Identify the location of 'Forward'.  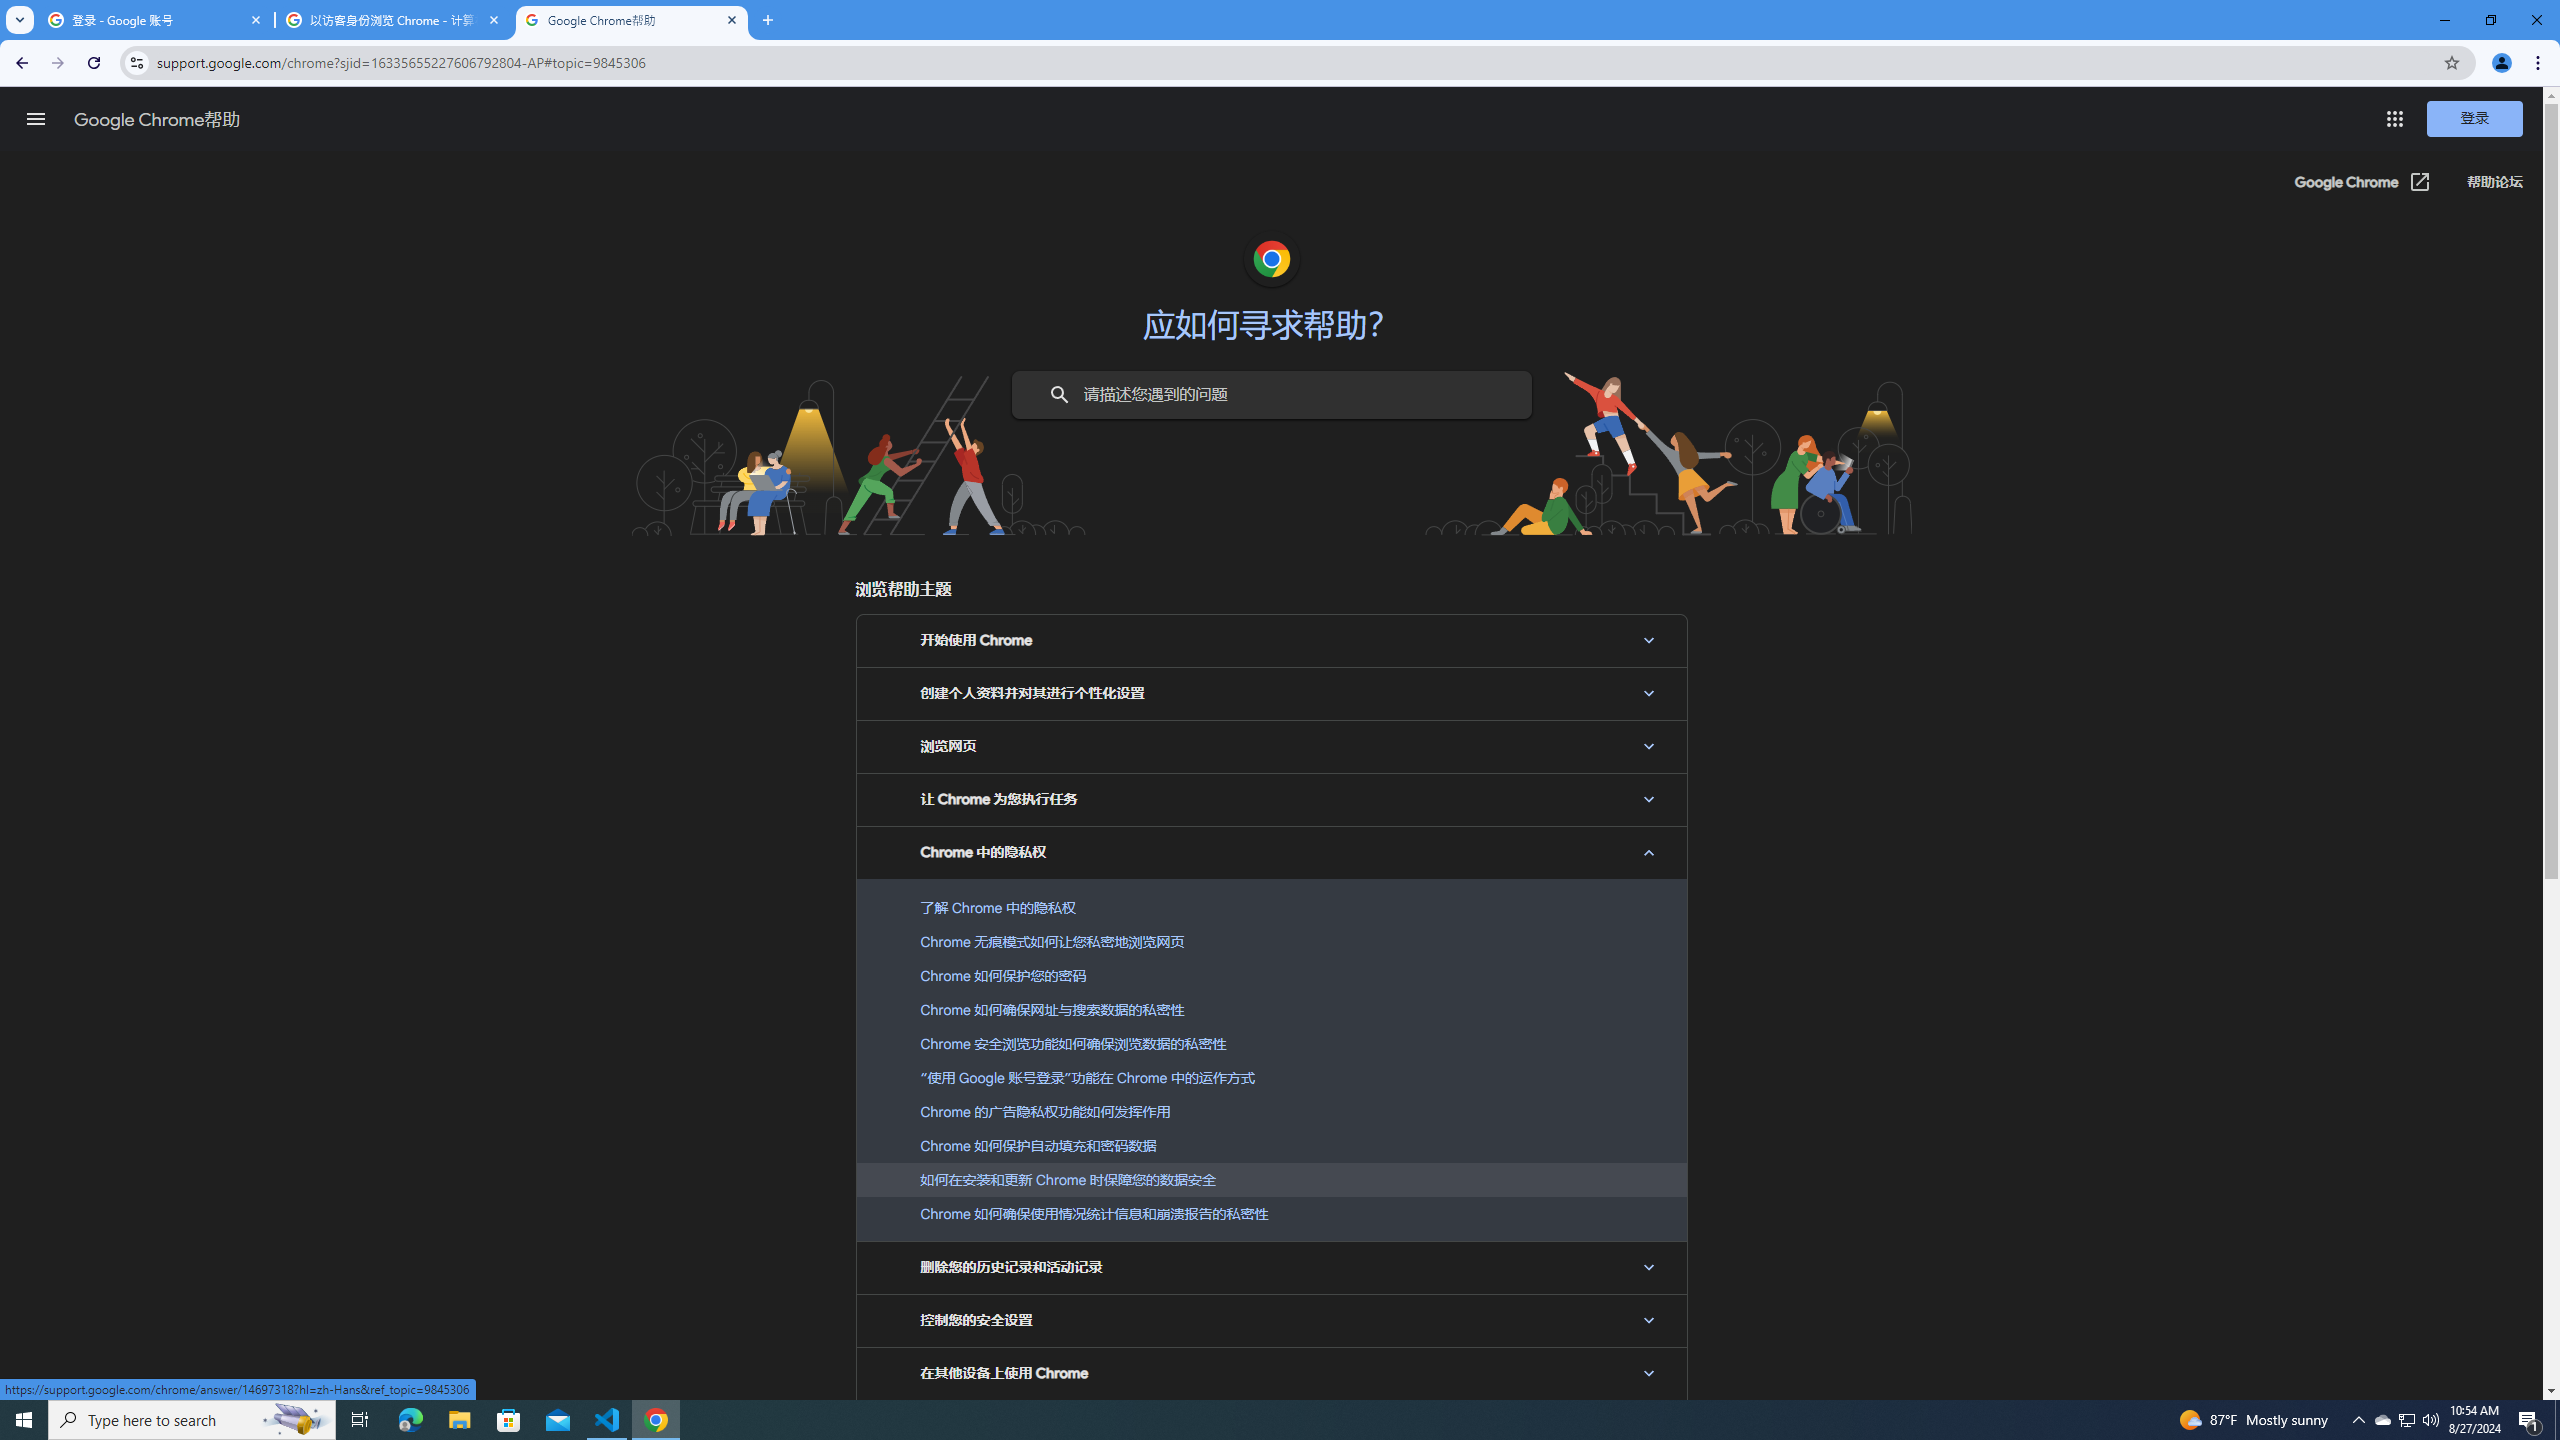
(57, 62).